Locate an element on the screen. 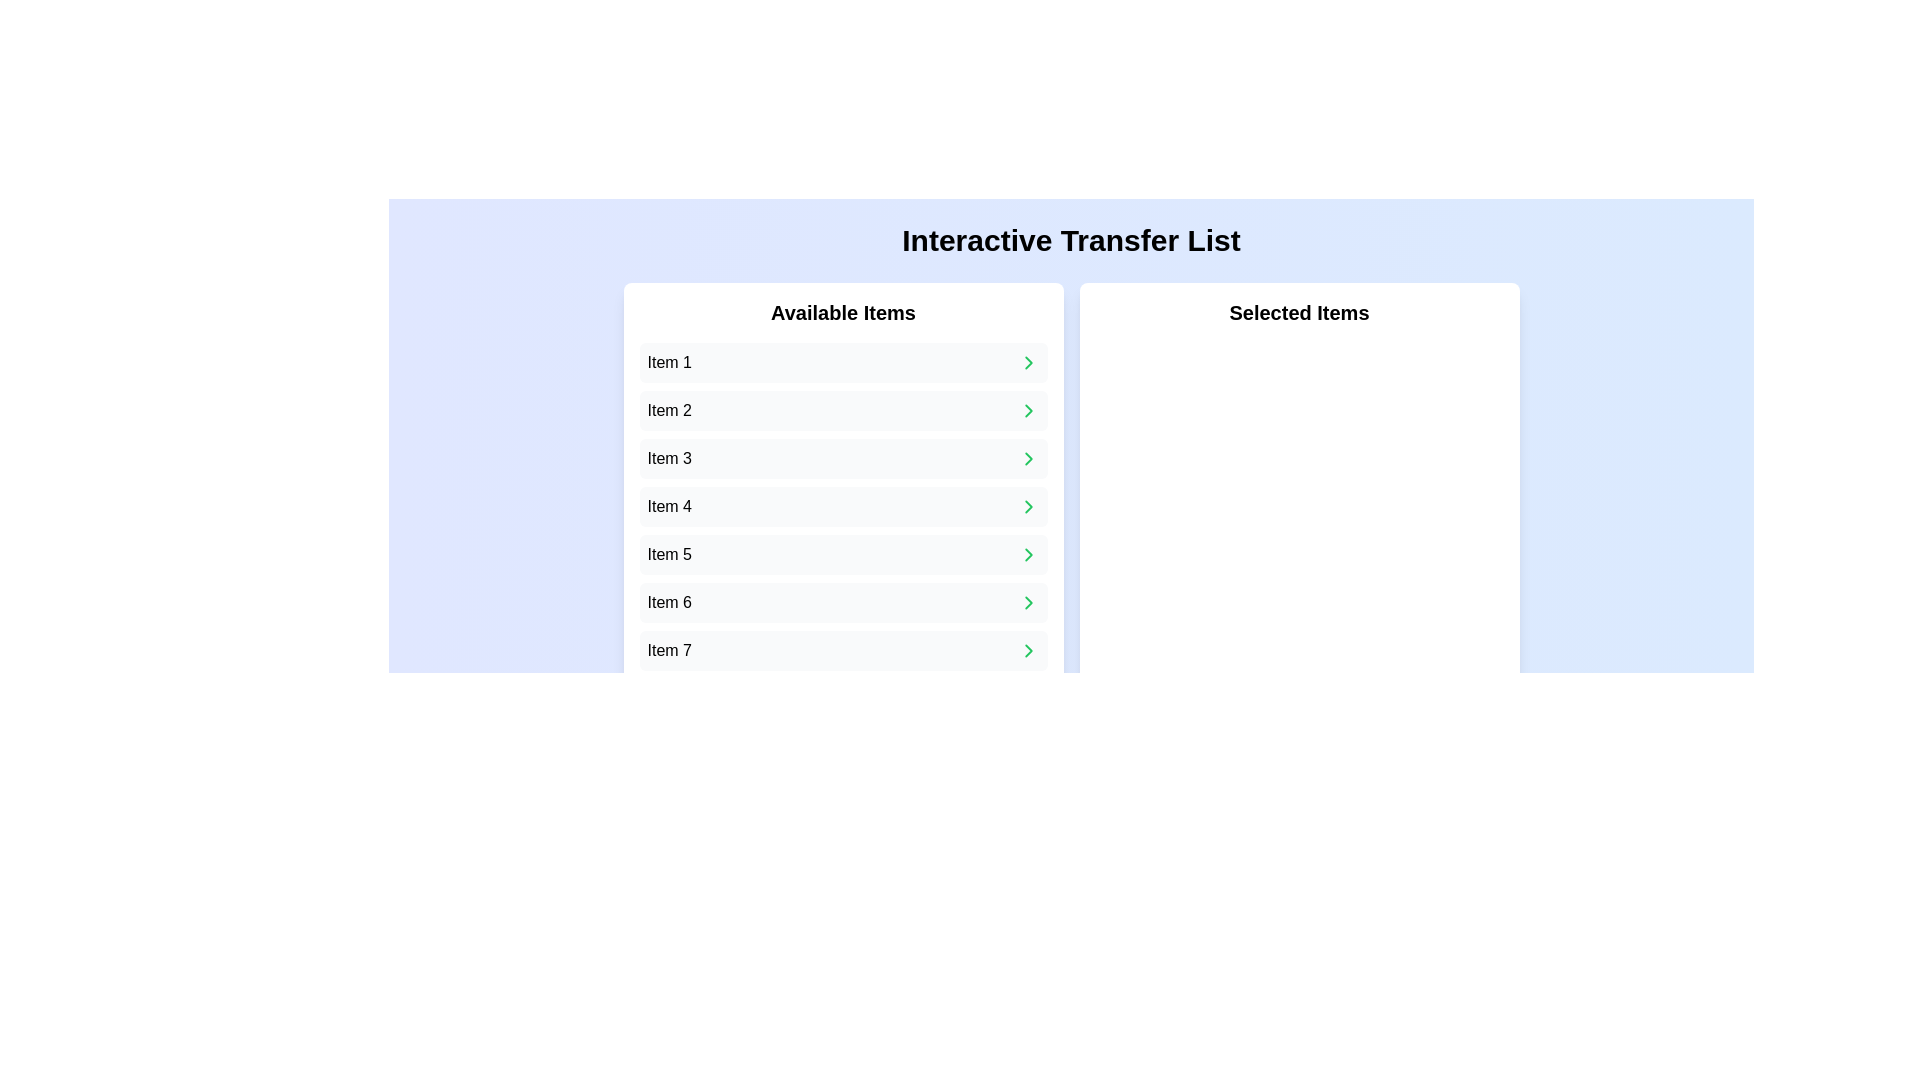  the interactive green arrow icon button located to the right of the 'Item 2' list item is located at coordinates (1028, 410).